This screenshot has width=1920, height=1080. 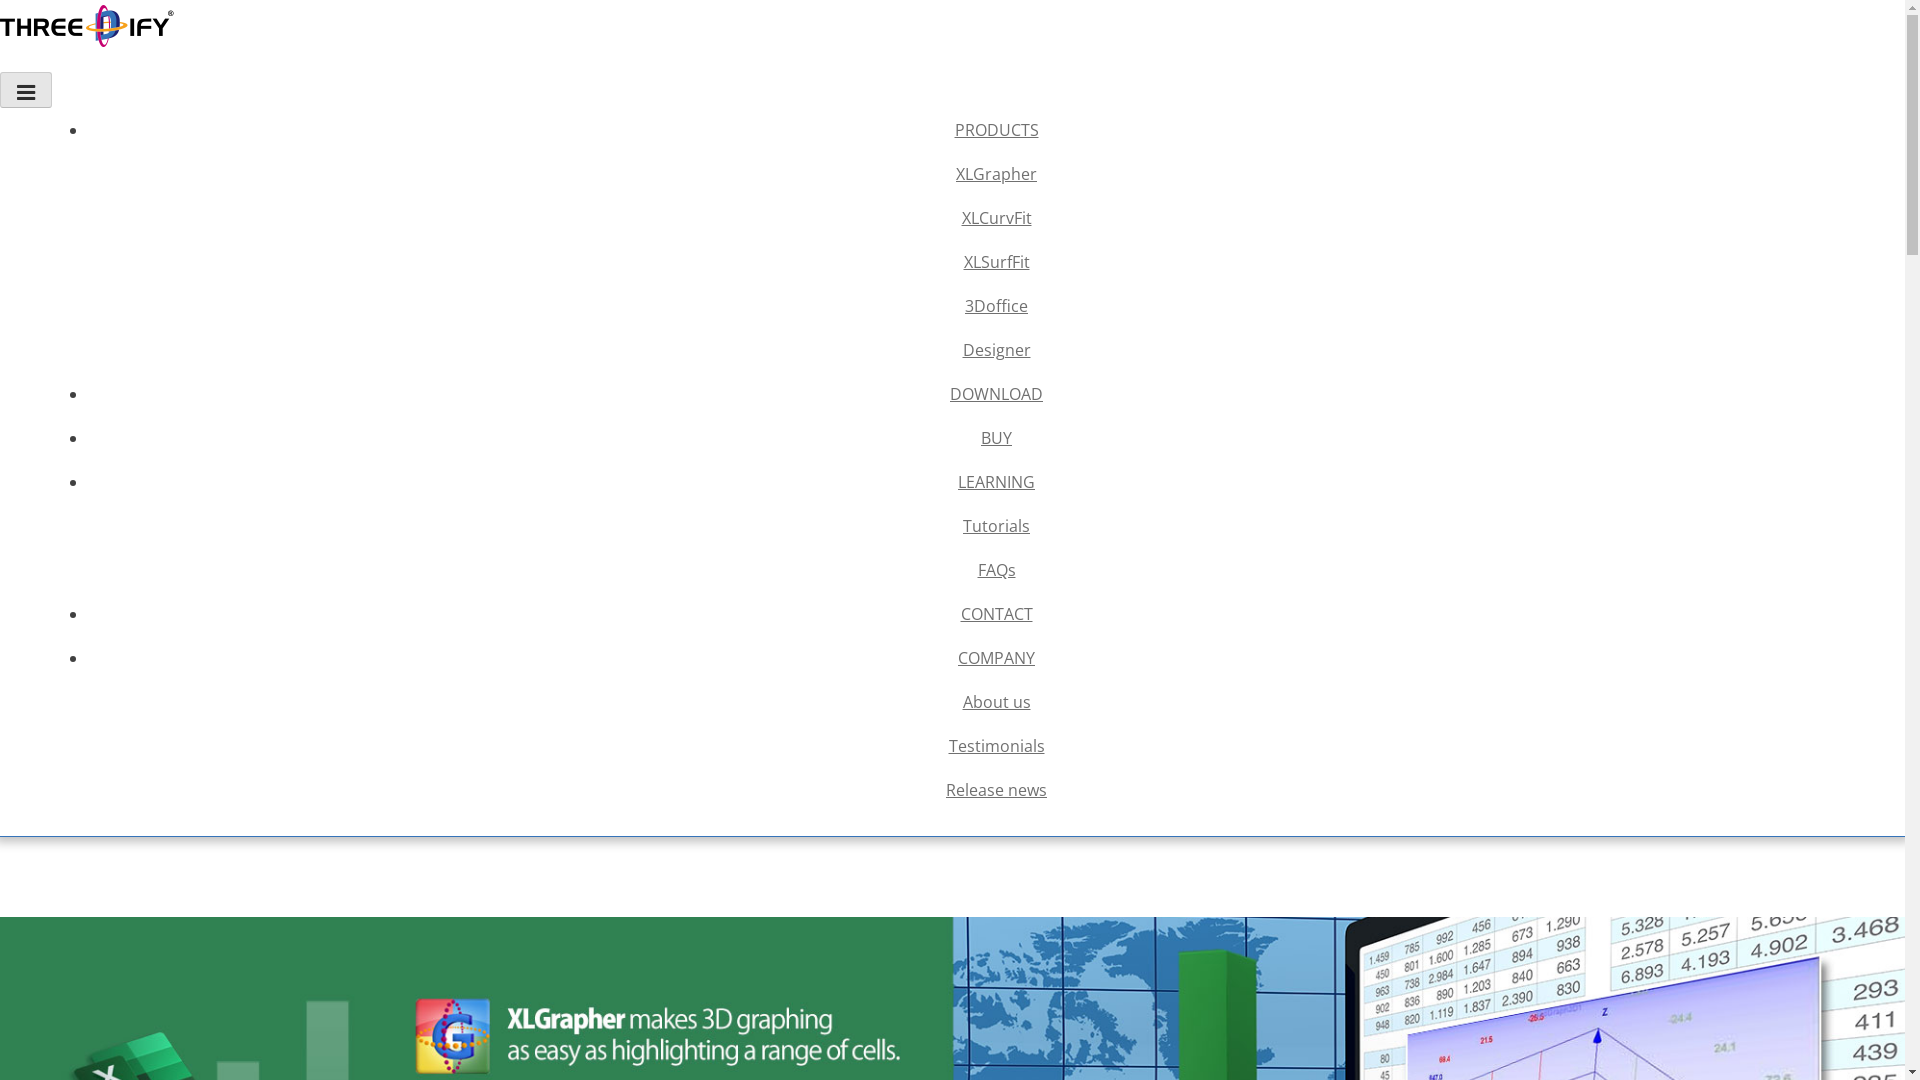 What do you see at coordinates (996, 349) in the screenshot?
I see `'Designer'` at bounding box center [996, 349].